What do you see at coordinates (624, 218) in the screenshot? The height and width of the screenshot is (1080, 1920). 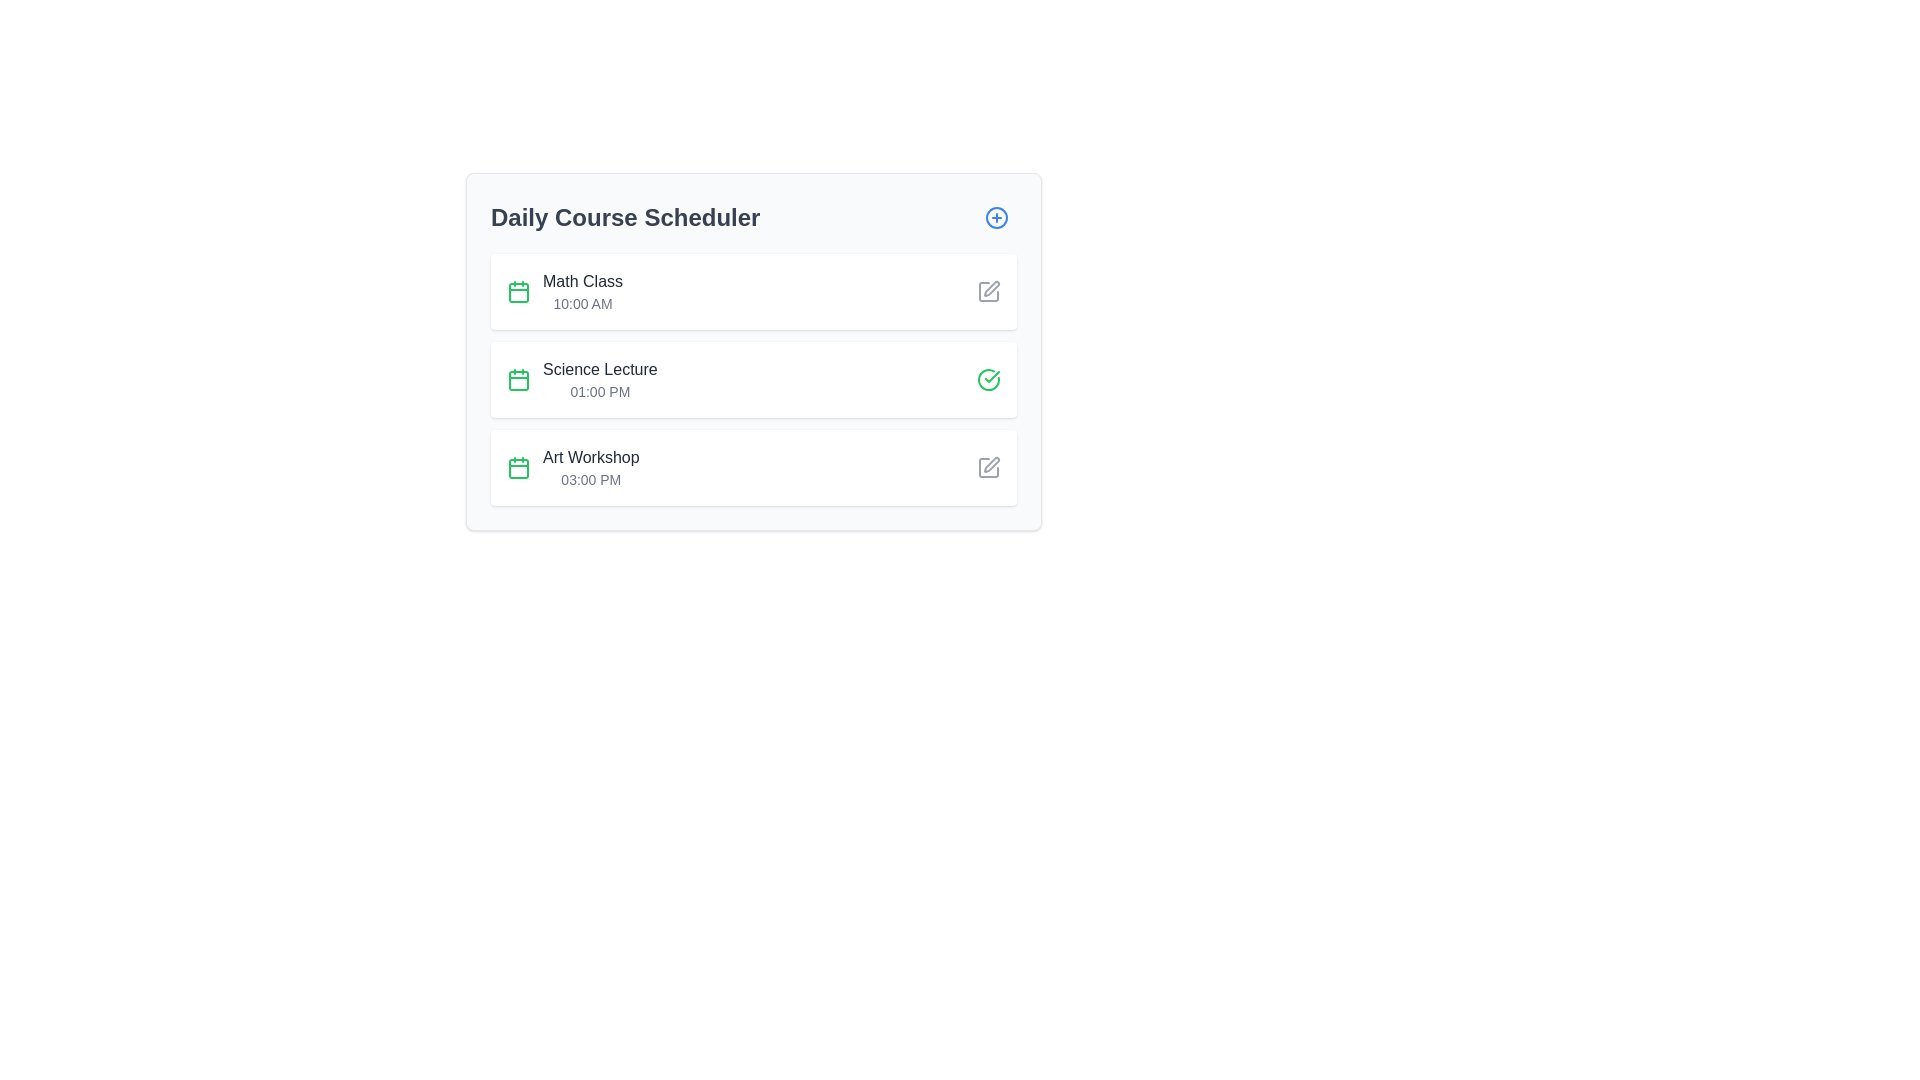 I see `the heading labeled 'Daily Course Scheduler', which serves as the title for the surrounding section` at bounding box center [624, 218].